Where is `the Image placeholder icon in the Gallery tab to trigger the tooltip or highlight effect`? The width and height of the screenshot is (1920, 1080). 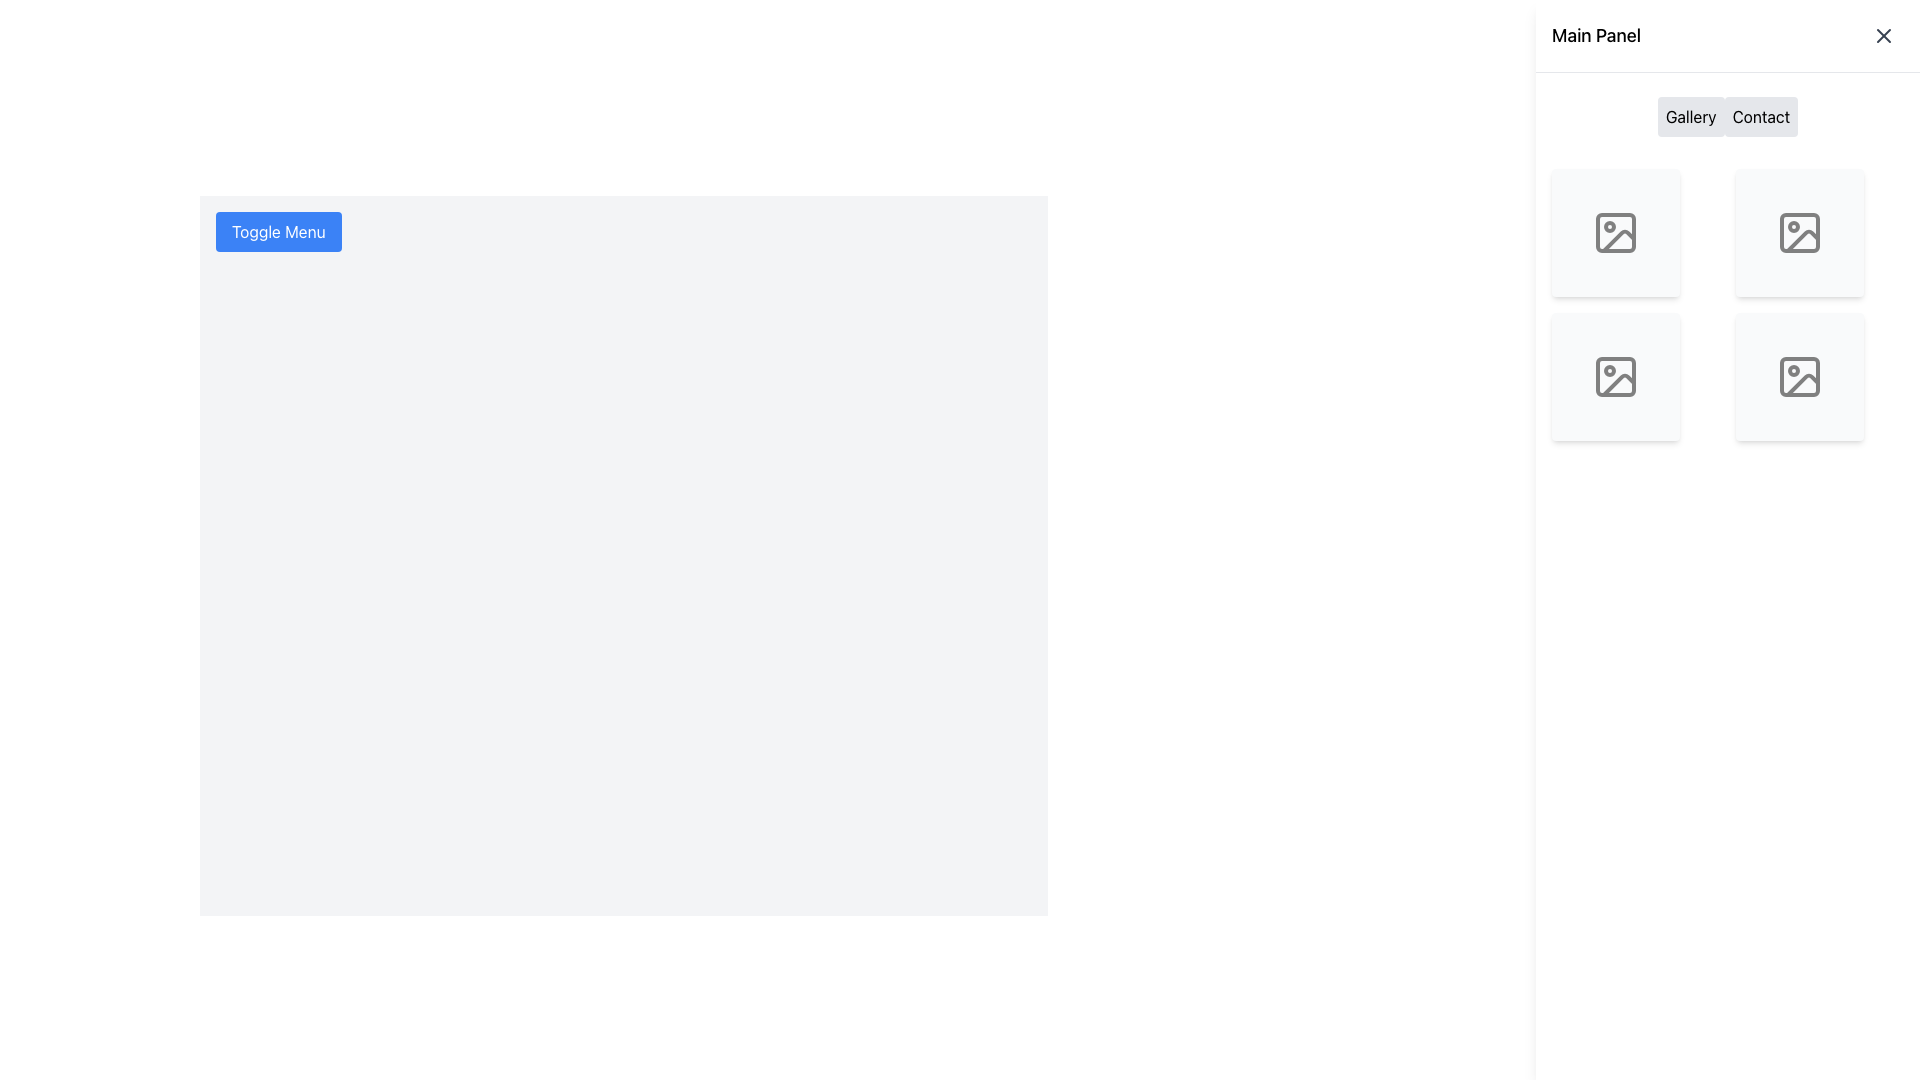
the Image placeholder icon in the Gallery tab to trigger the tooltip or highlight effect is located at coordinates (1616, 231).